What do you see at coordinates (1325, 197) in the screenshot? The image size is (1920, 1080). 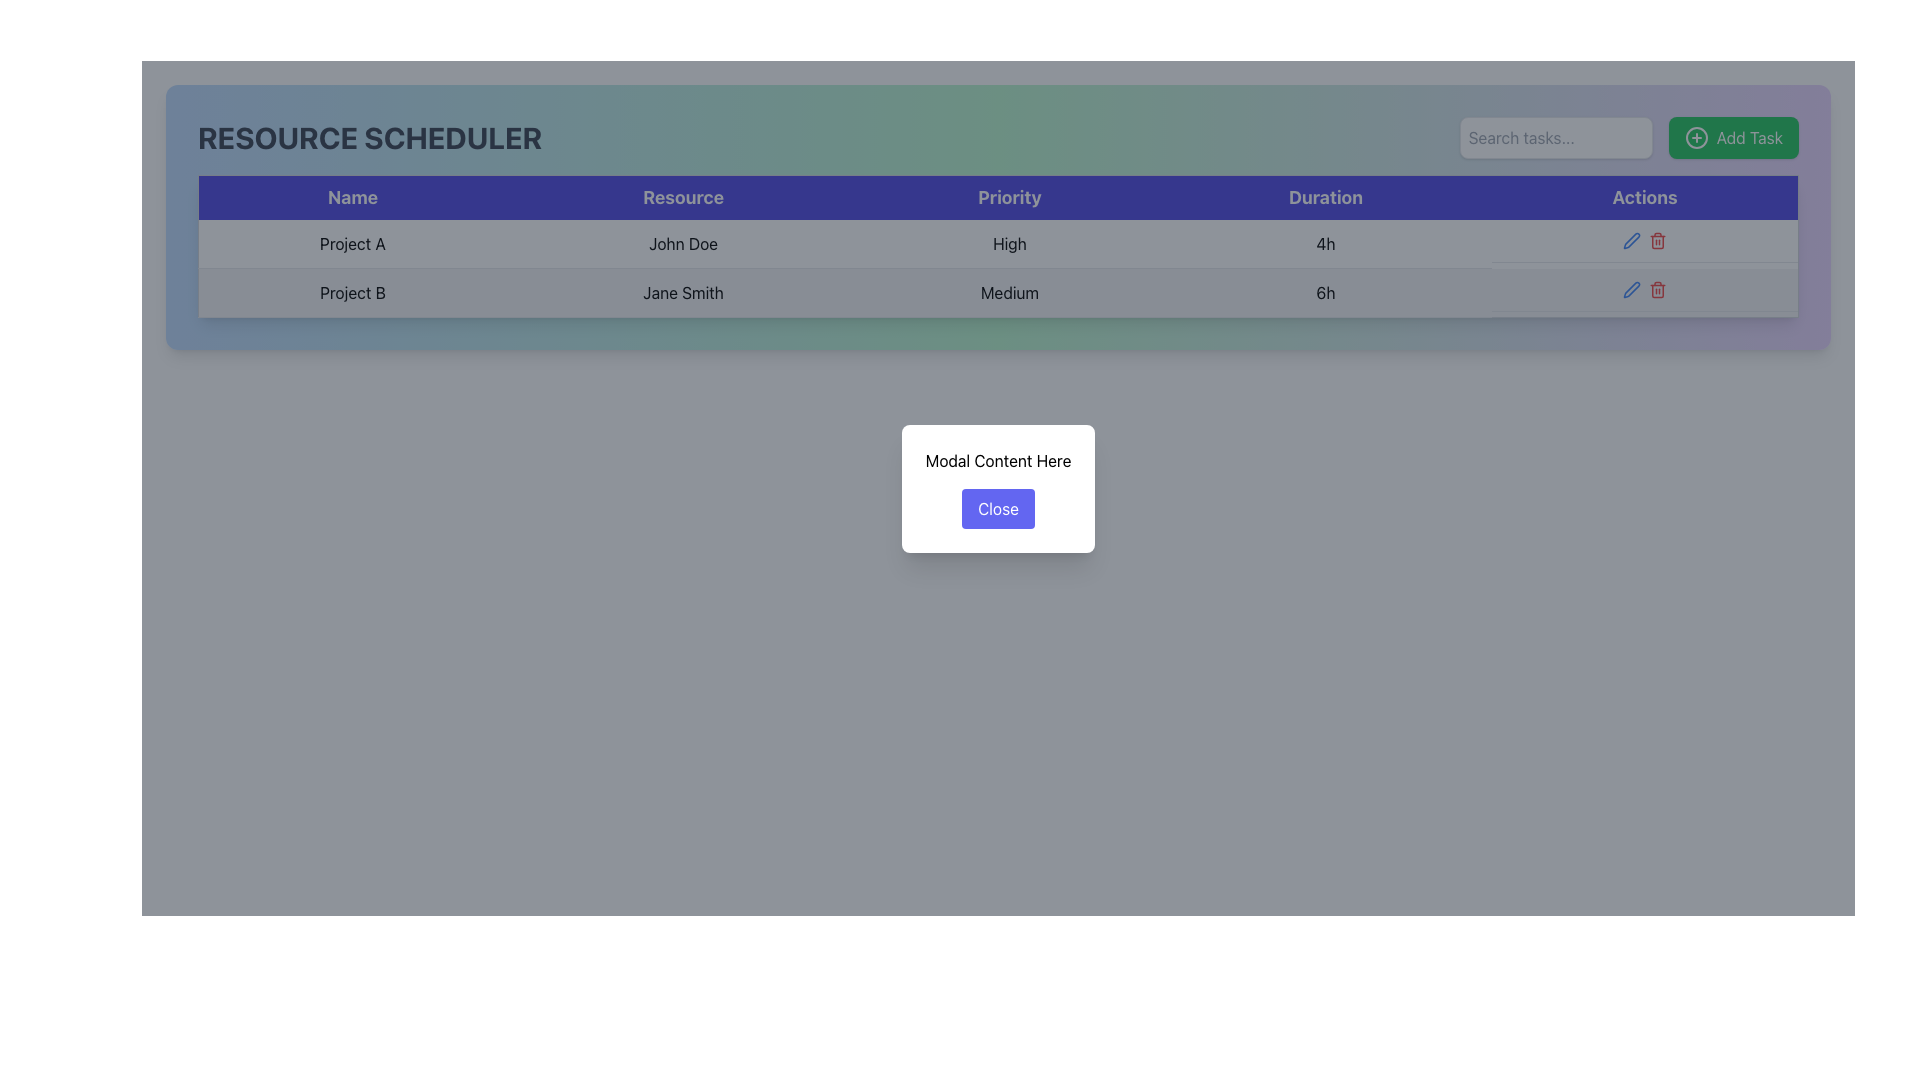 I see `the 'Duration' column header text label, which is the fourth column header in a table structure` at bounding box center [1325, 197].